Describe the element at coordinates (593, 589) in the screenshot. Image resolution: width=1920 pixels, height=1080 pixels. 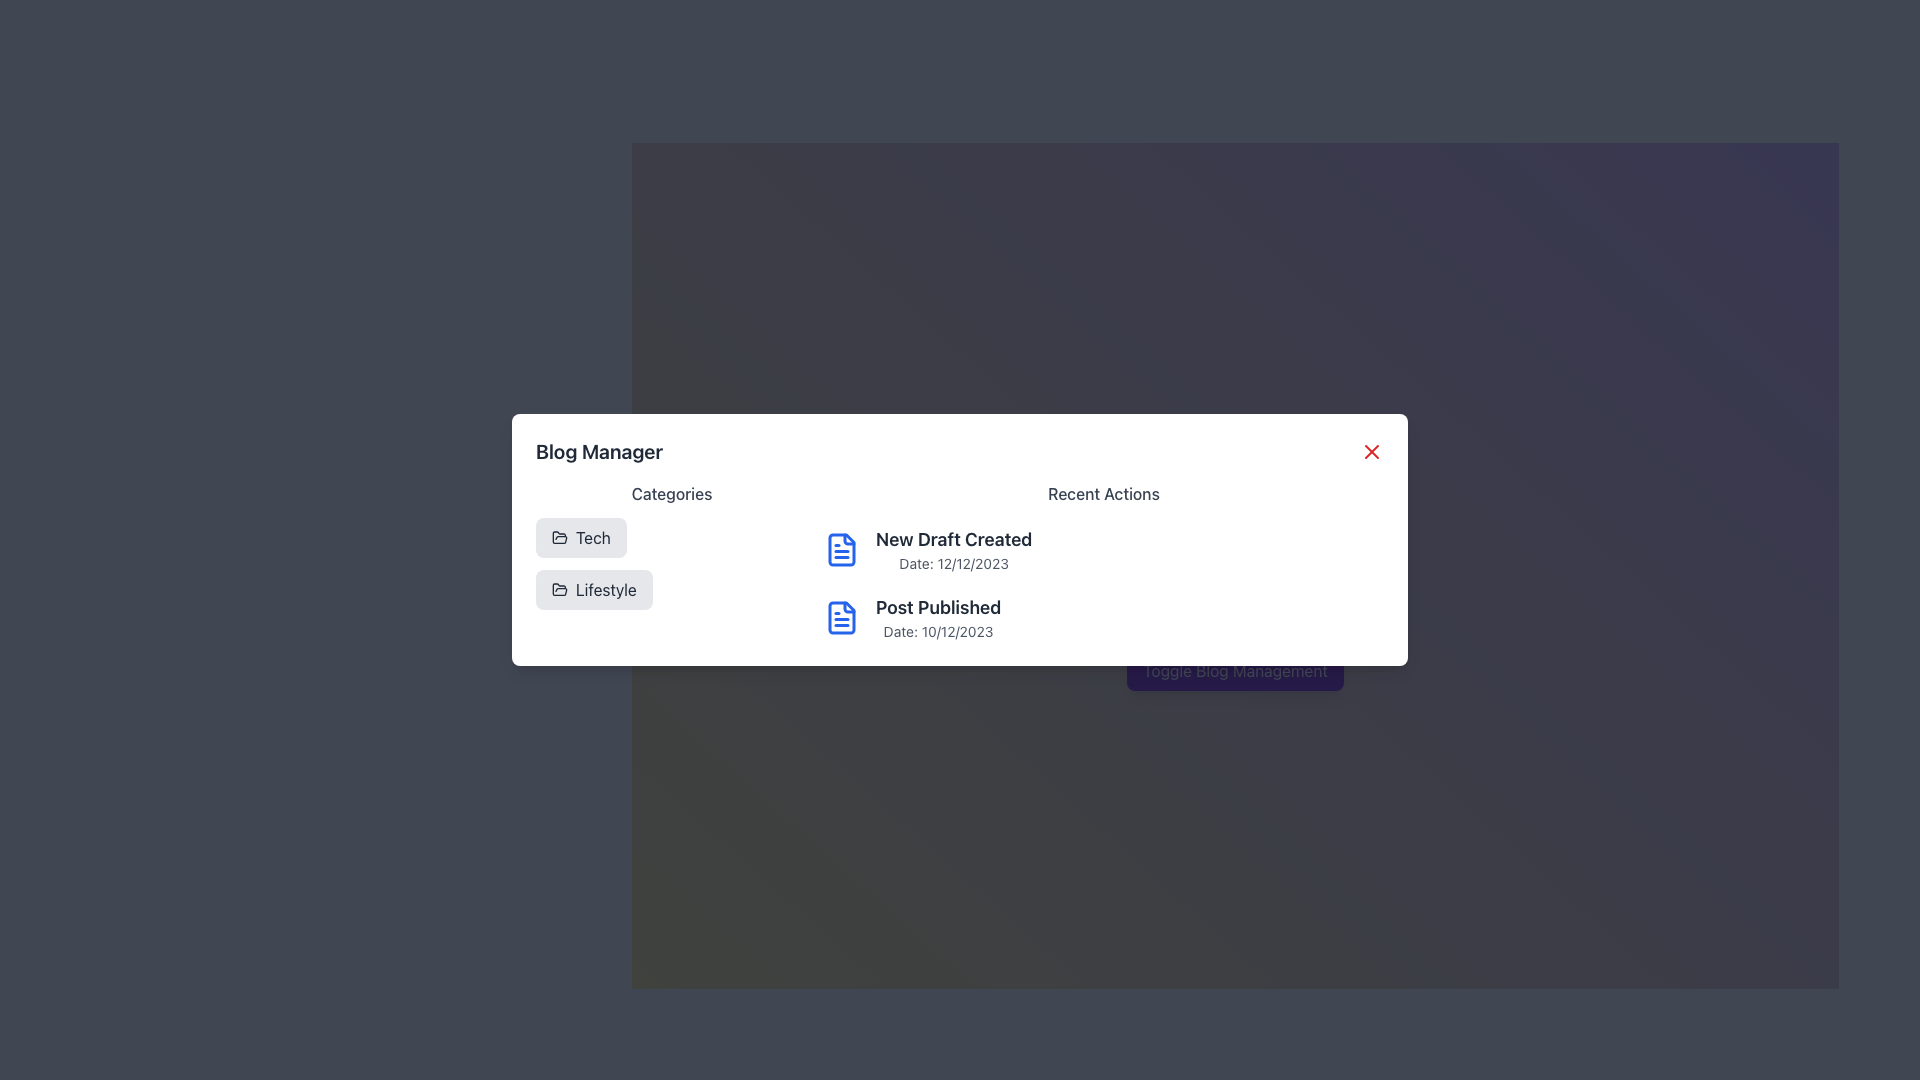
I see `the 'Lifestyle' category button located in the 'Categories' section of the 'Blog Manager' modal` at that location.